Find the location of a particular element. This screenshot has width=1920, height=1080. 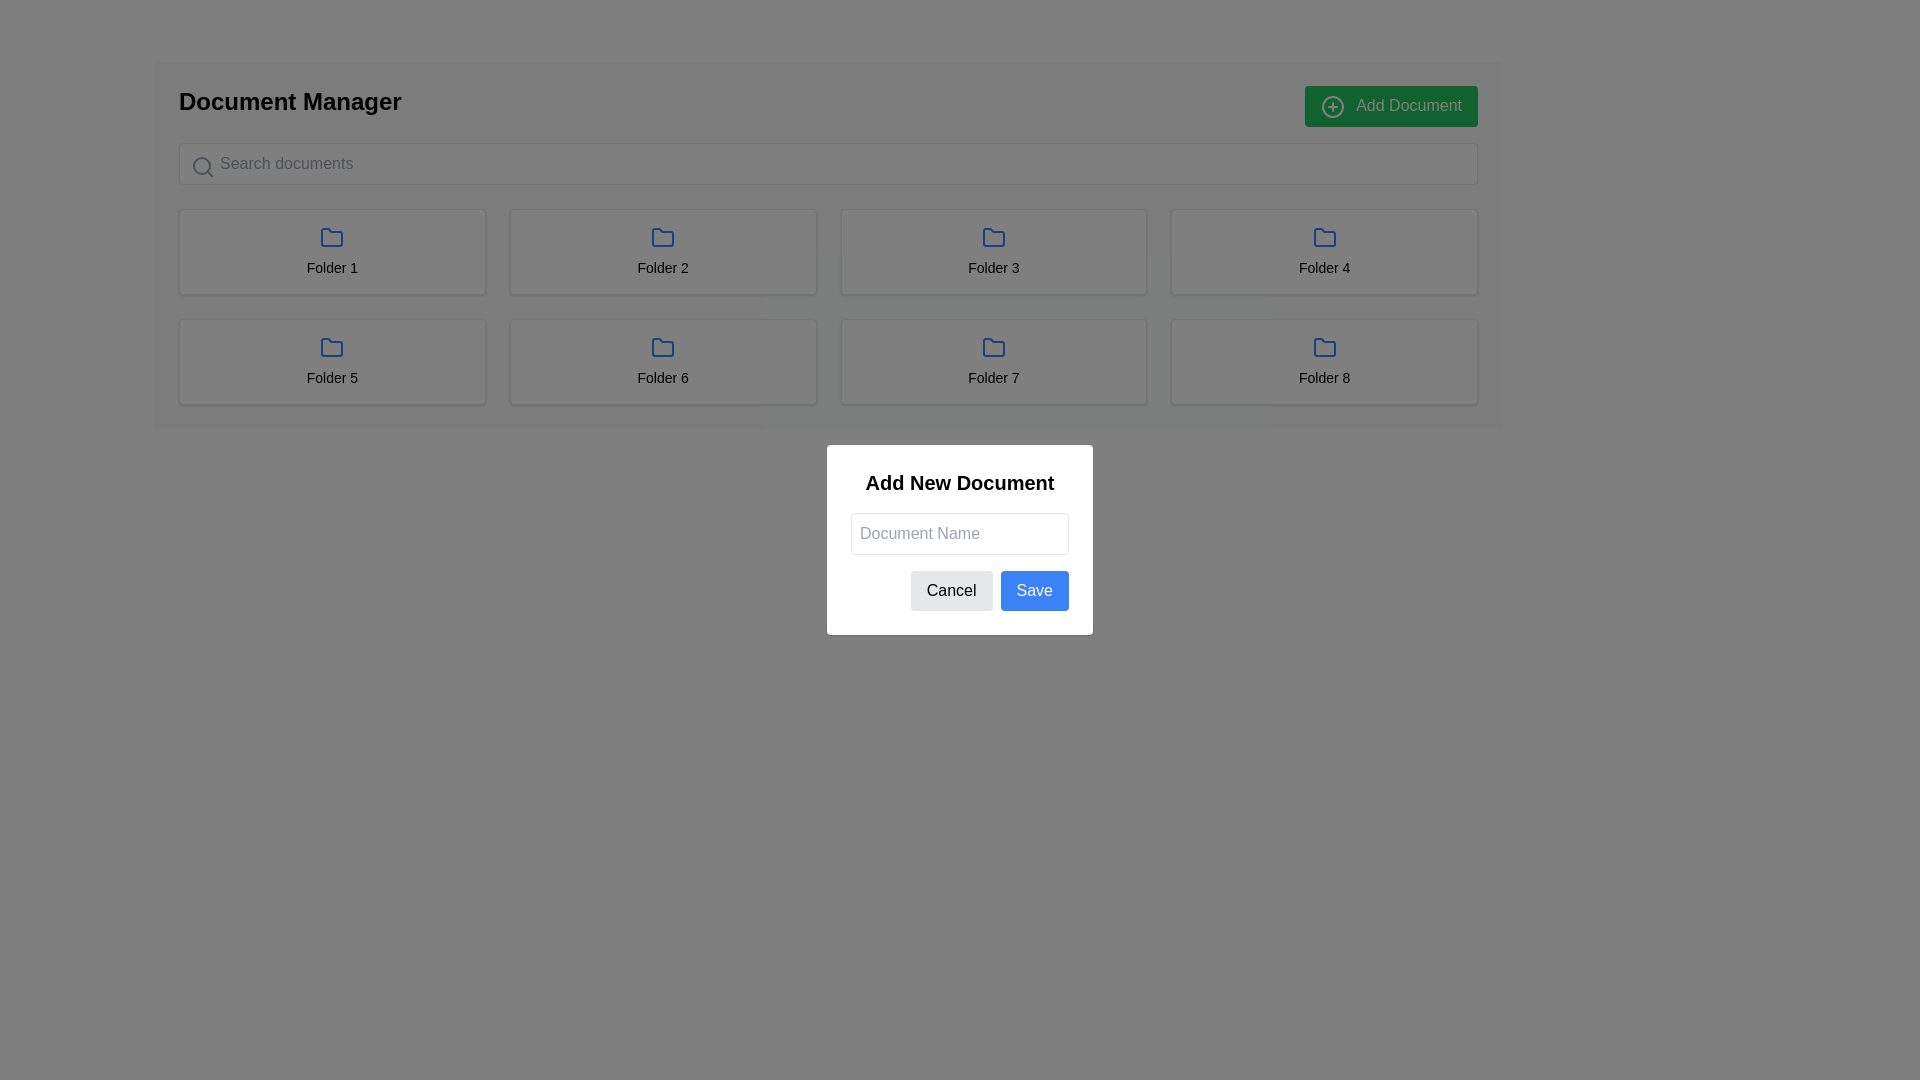

the graphic icon component of the folder styled with a blue outline, which is part of the third folder from the left in the first row is located at coordinates (993, 236).